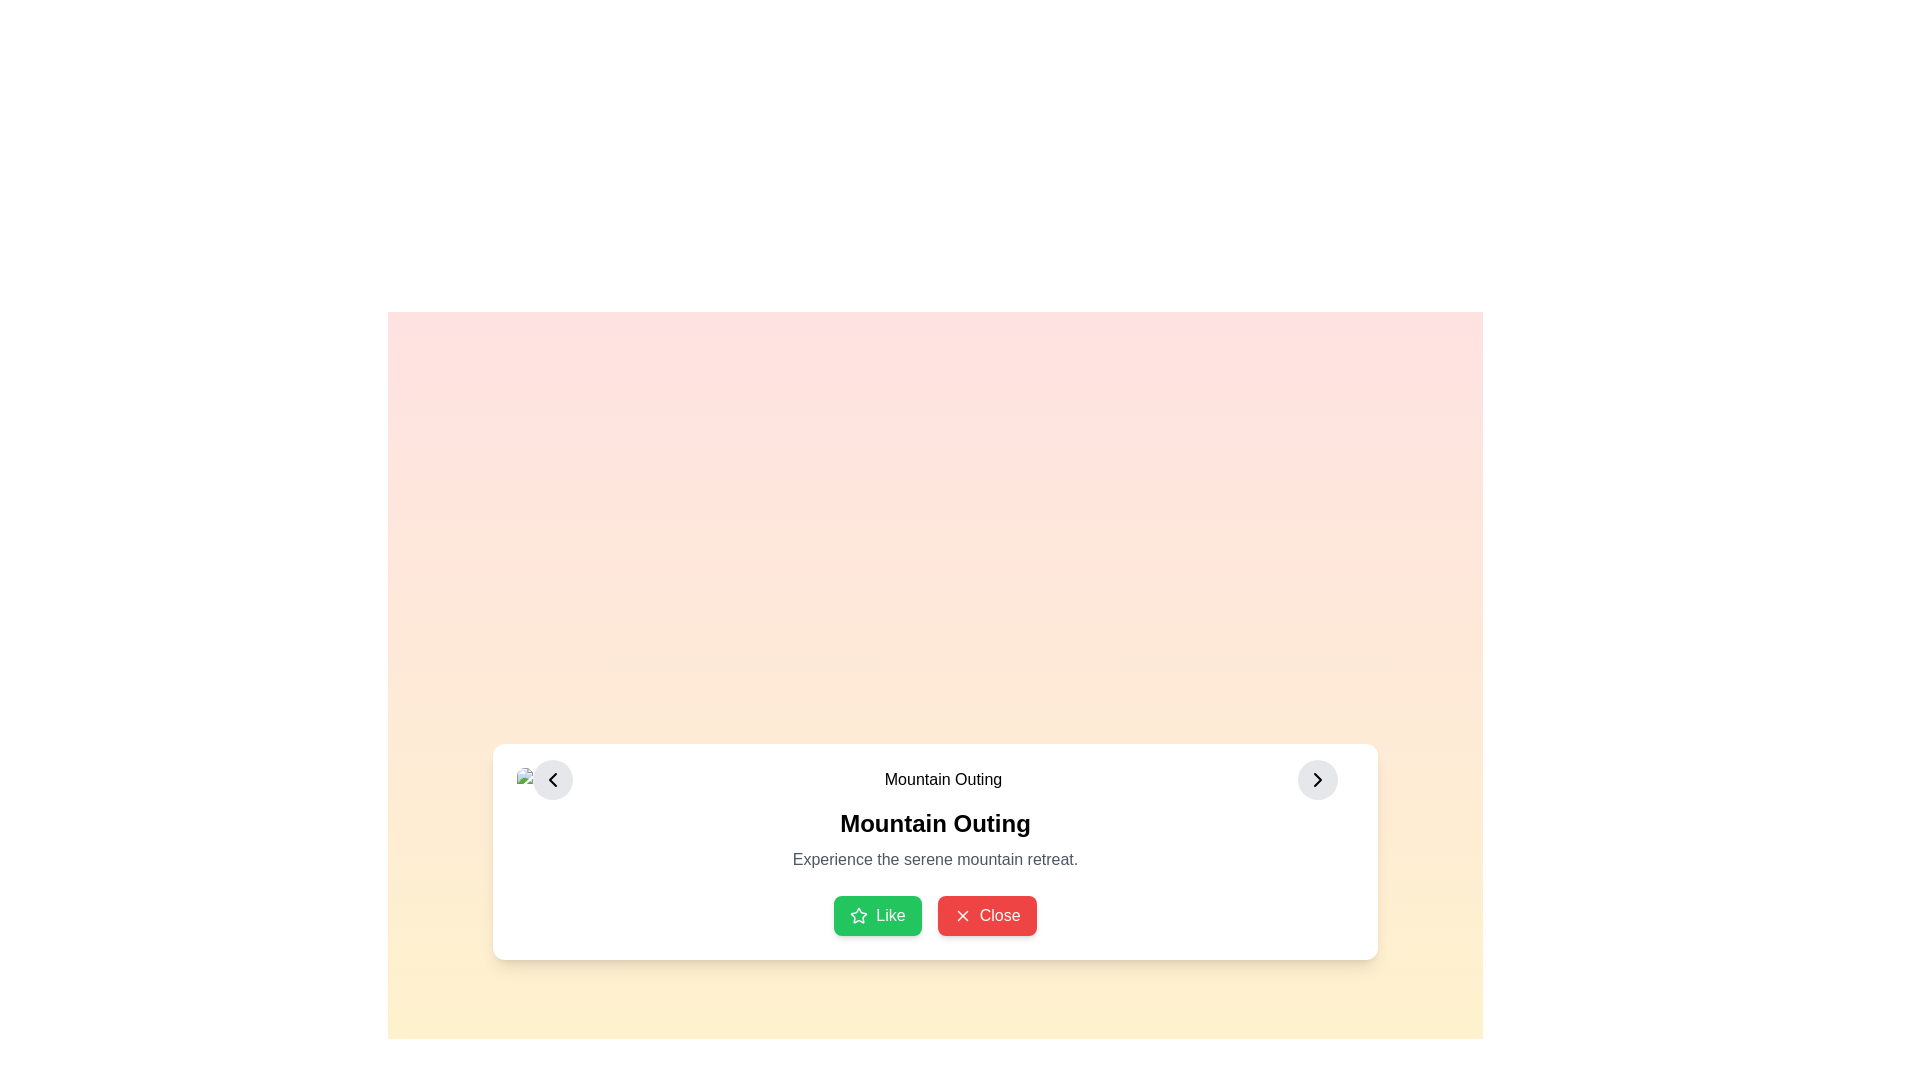  Describe the element at coordinates (1318, 778) in the screenshot. I see `the right-pointing chevron icon within the circular button located at the top right corner of the rectangular card interface` at that location.